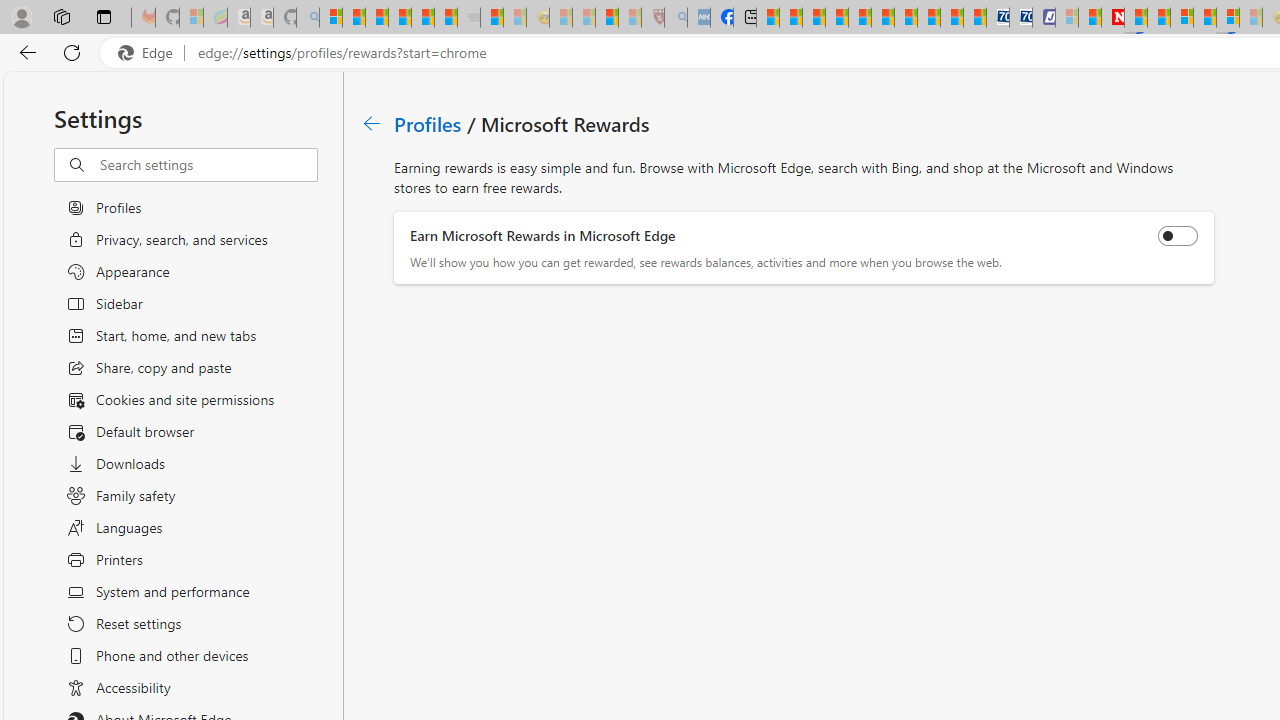  I want to click on 'The Weather Channel - MSN', so click(376, 17).